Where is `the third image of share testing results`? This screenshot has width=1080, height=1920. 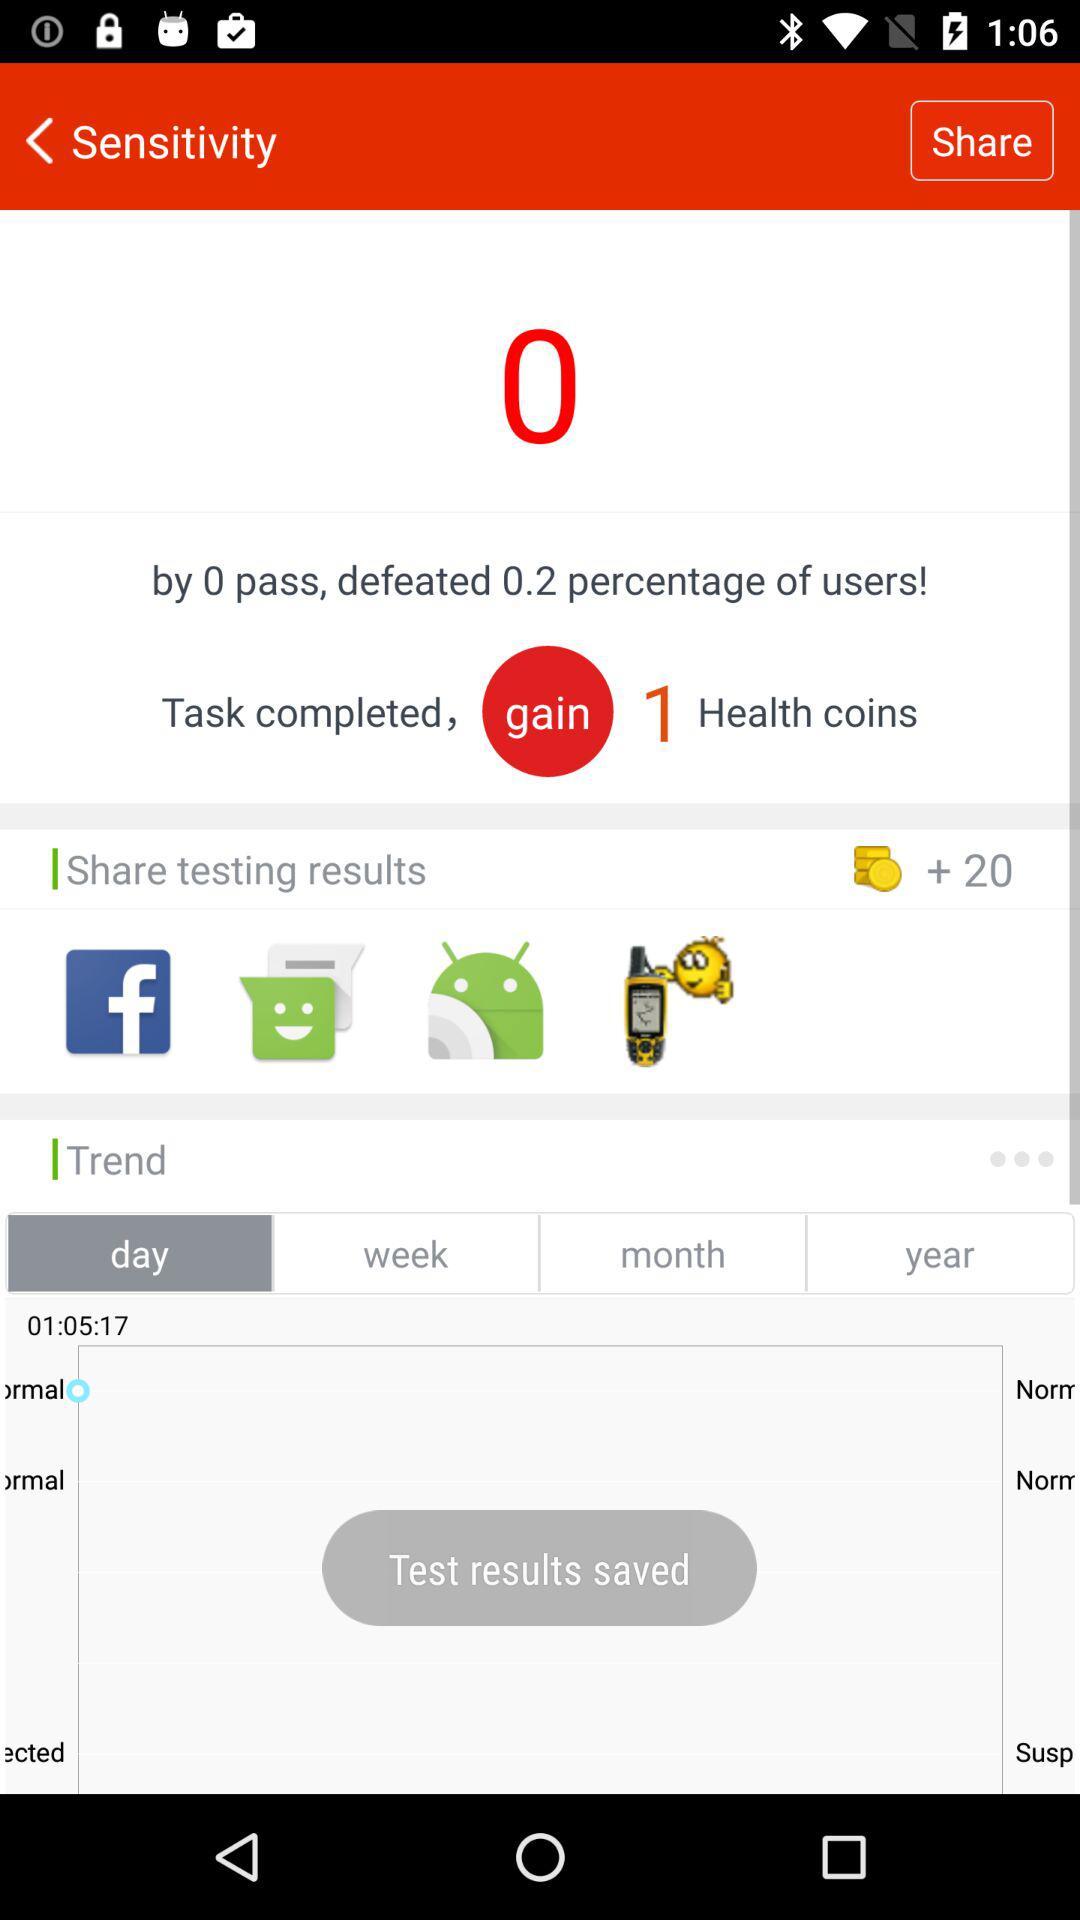 the third image of share testing results is located at coordinates (485, 1001).